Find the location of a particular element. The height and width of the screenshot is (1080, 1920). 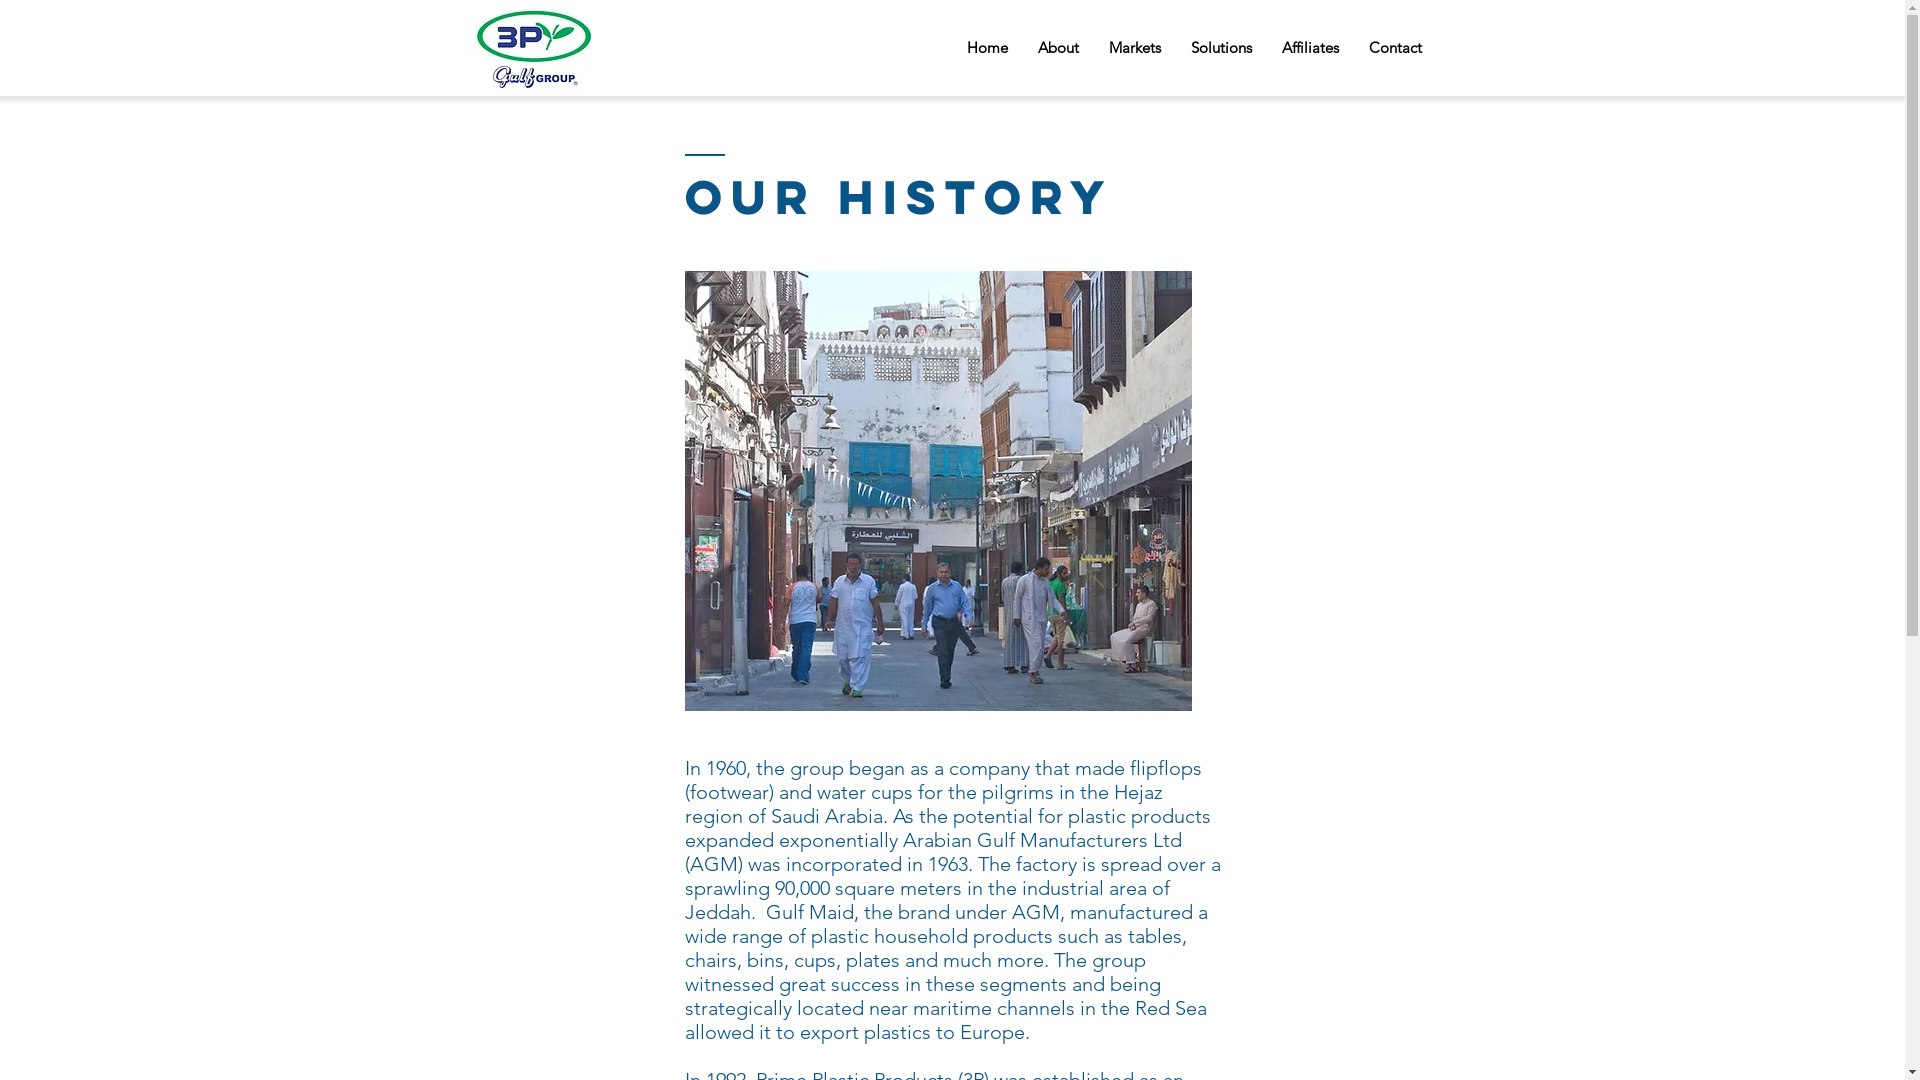

'Contact' is located at coordinates (1353, 46).